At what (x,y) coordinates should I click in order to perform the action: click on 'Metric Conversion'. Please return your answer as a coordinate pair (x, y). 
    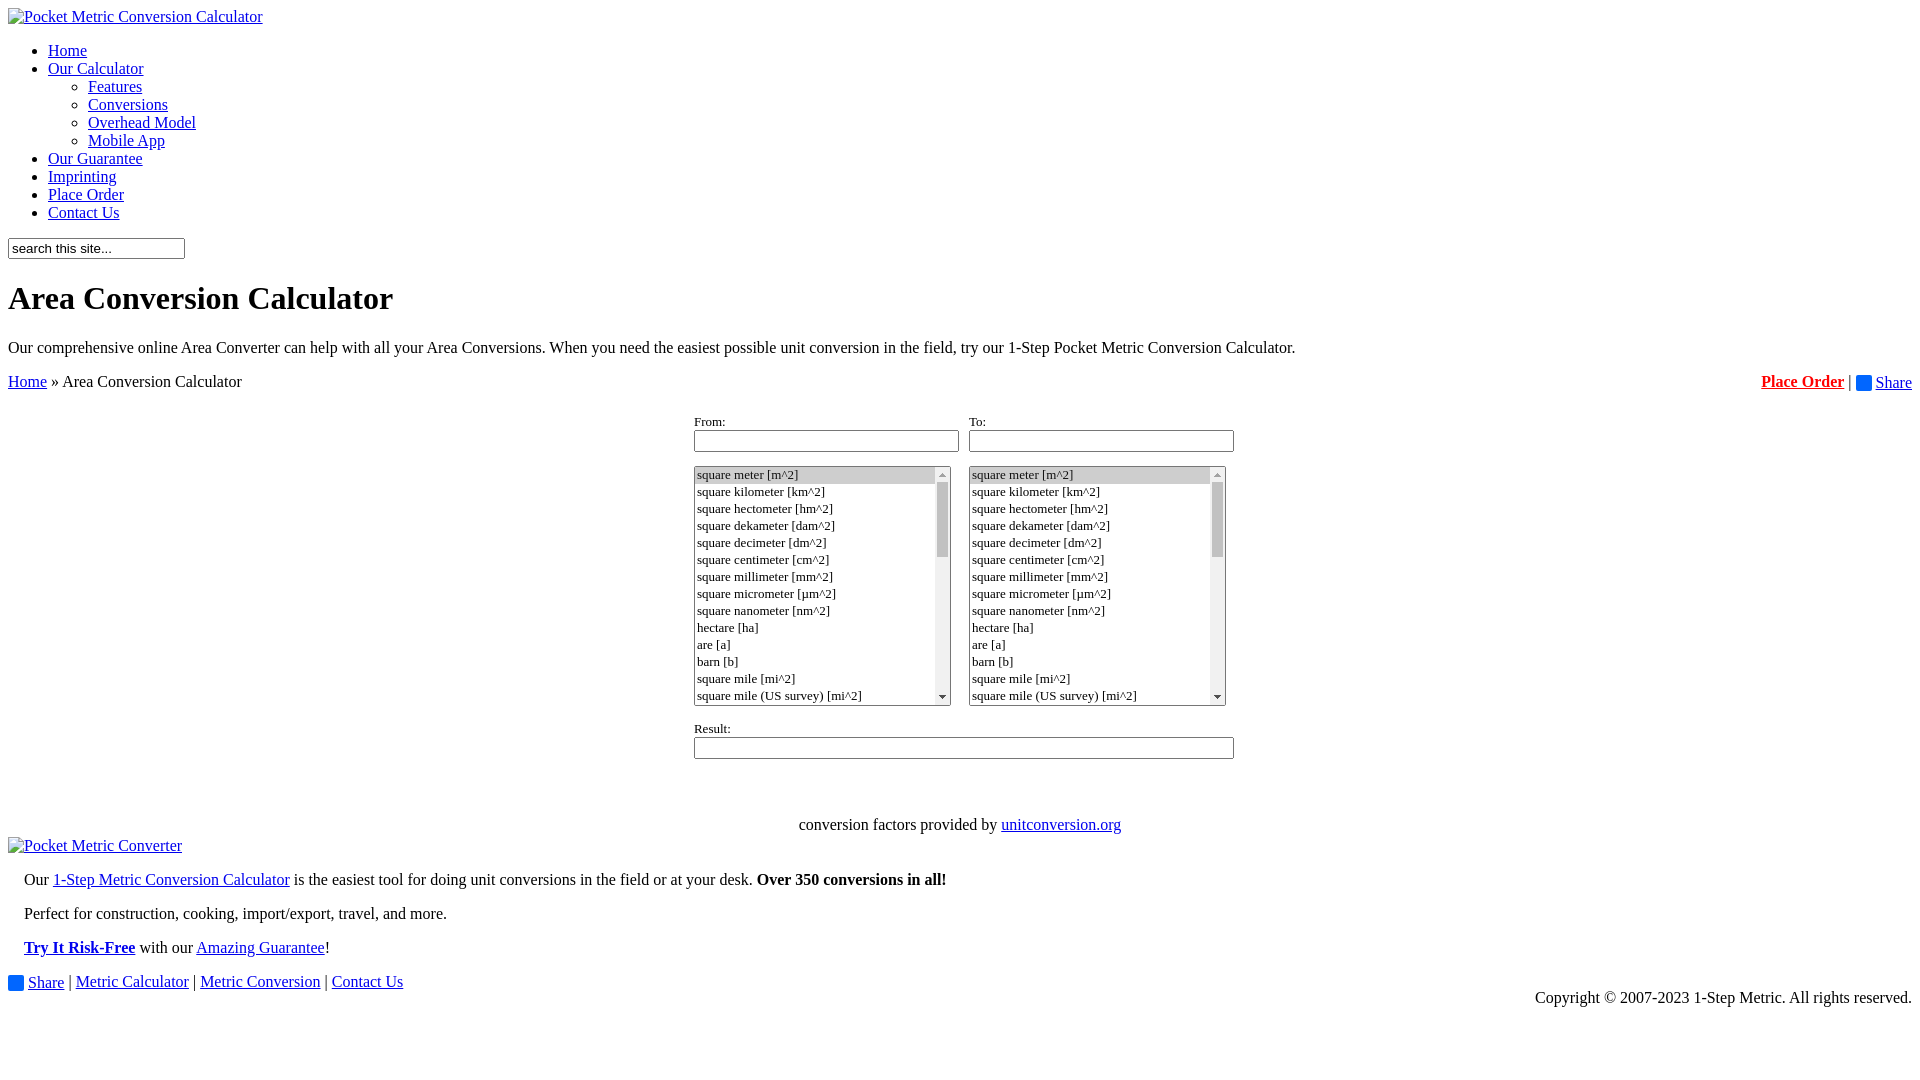
    Looking at the image, I should click on (258, 980).